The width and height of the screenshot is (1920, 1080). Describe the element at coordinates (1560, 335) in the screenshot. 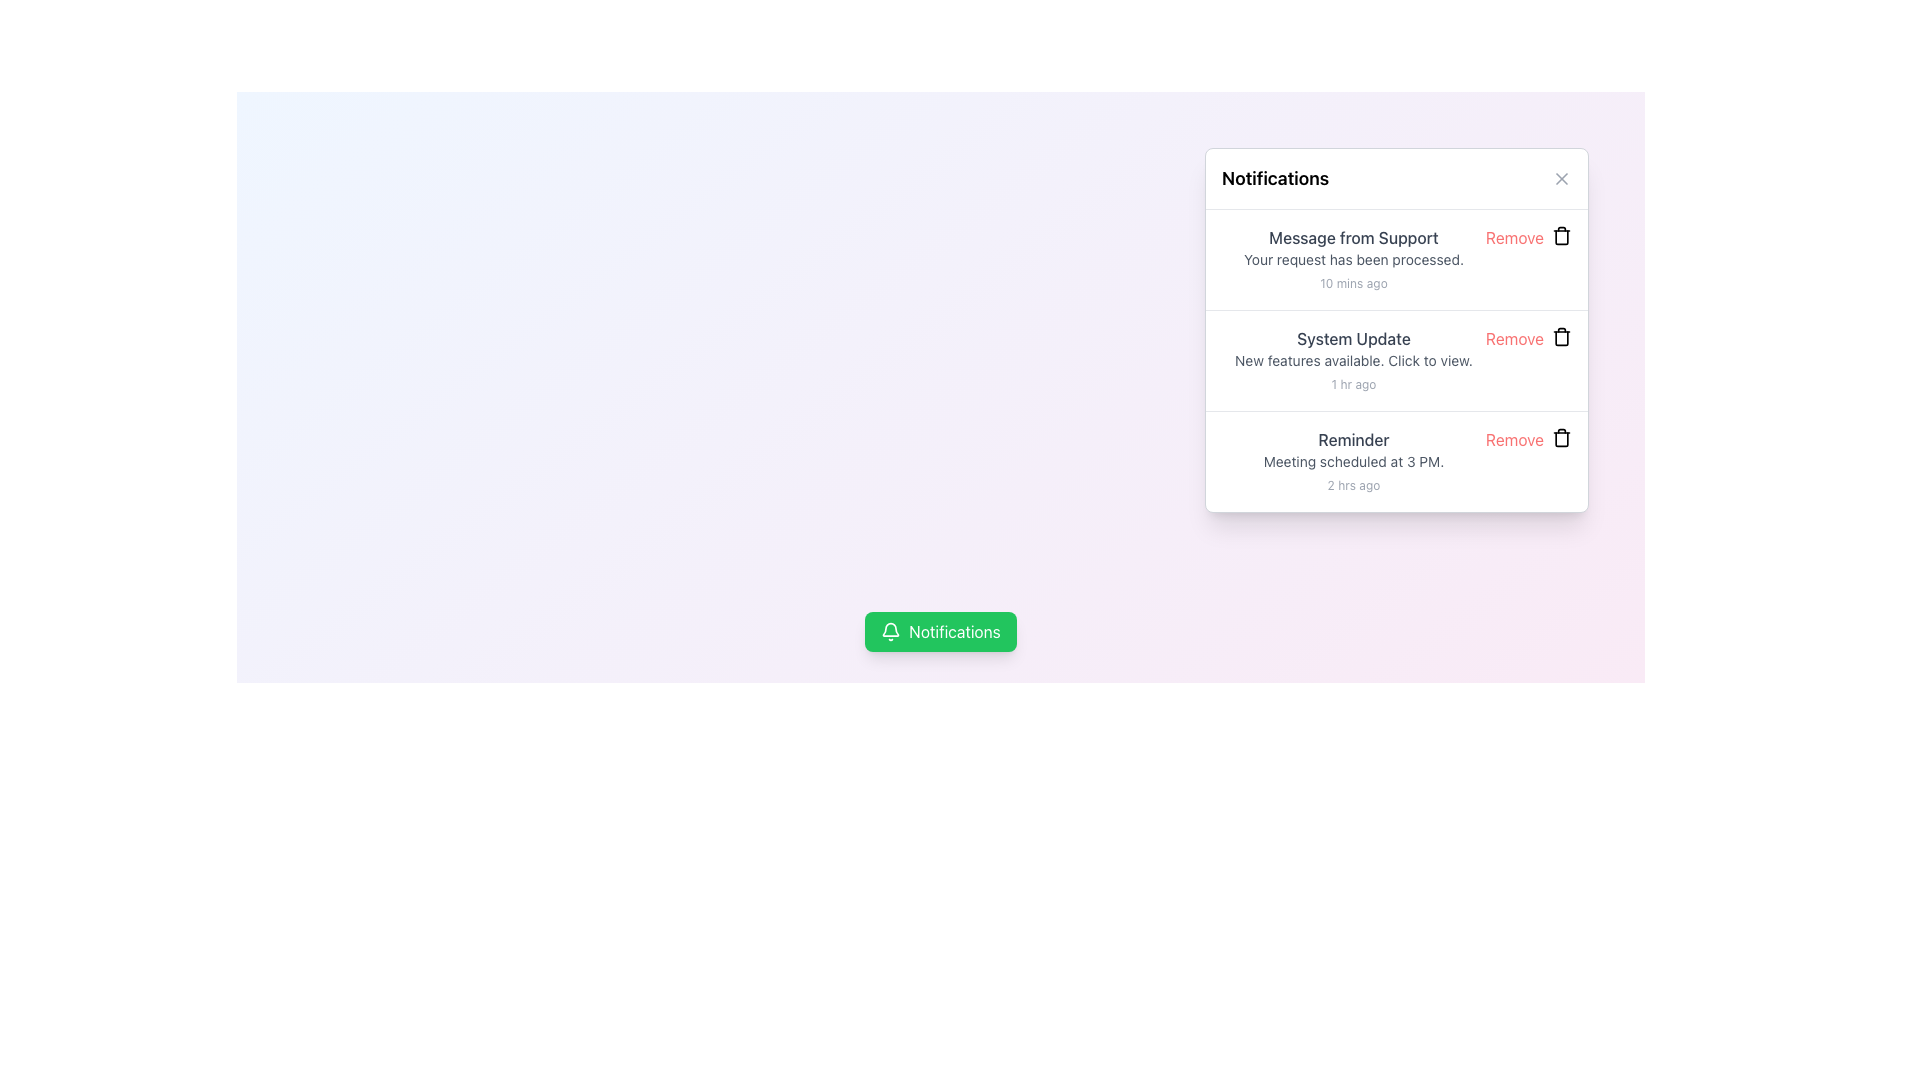

I see `the icon located at the far right end of the 'System Update' notification card` at that location.